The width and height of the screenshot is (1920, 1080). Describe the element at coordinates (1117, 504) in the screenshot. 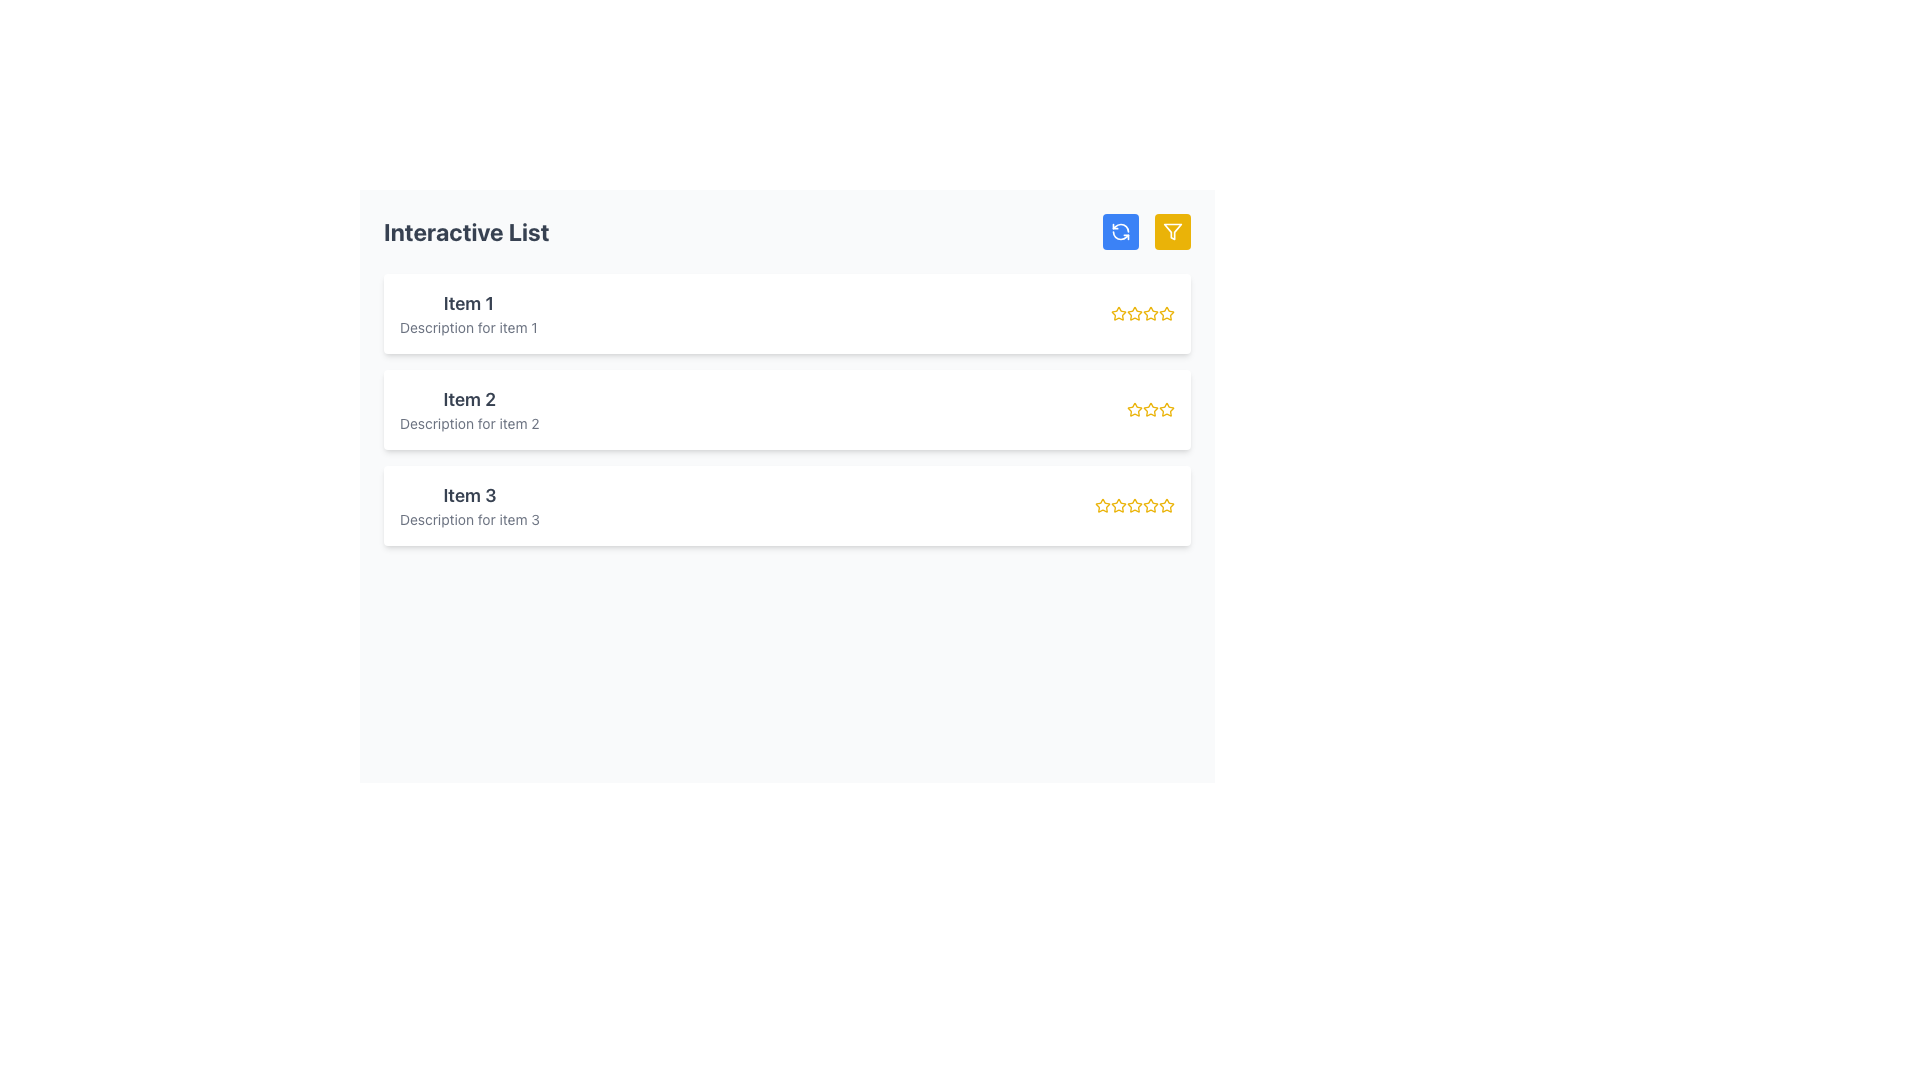

I see `the second star icon in the five-star rating system for 'Item 3'` at that location.